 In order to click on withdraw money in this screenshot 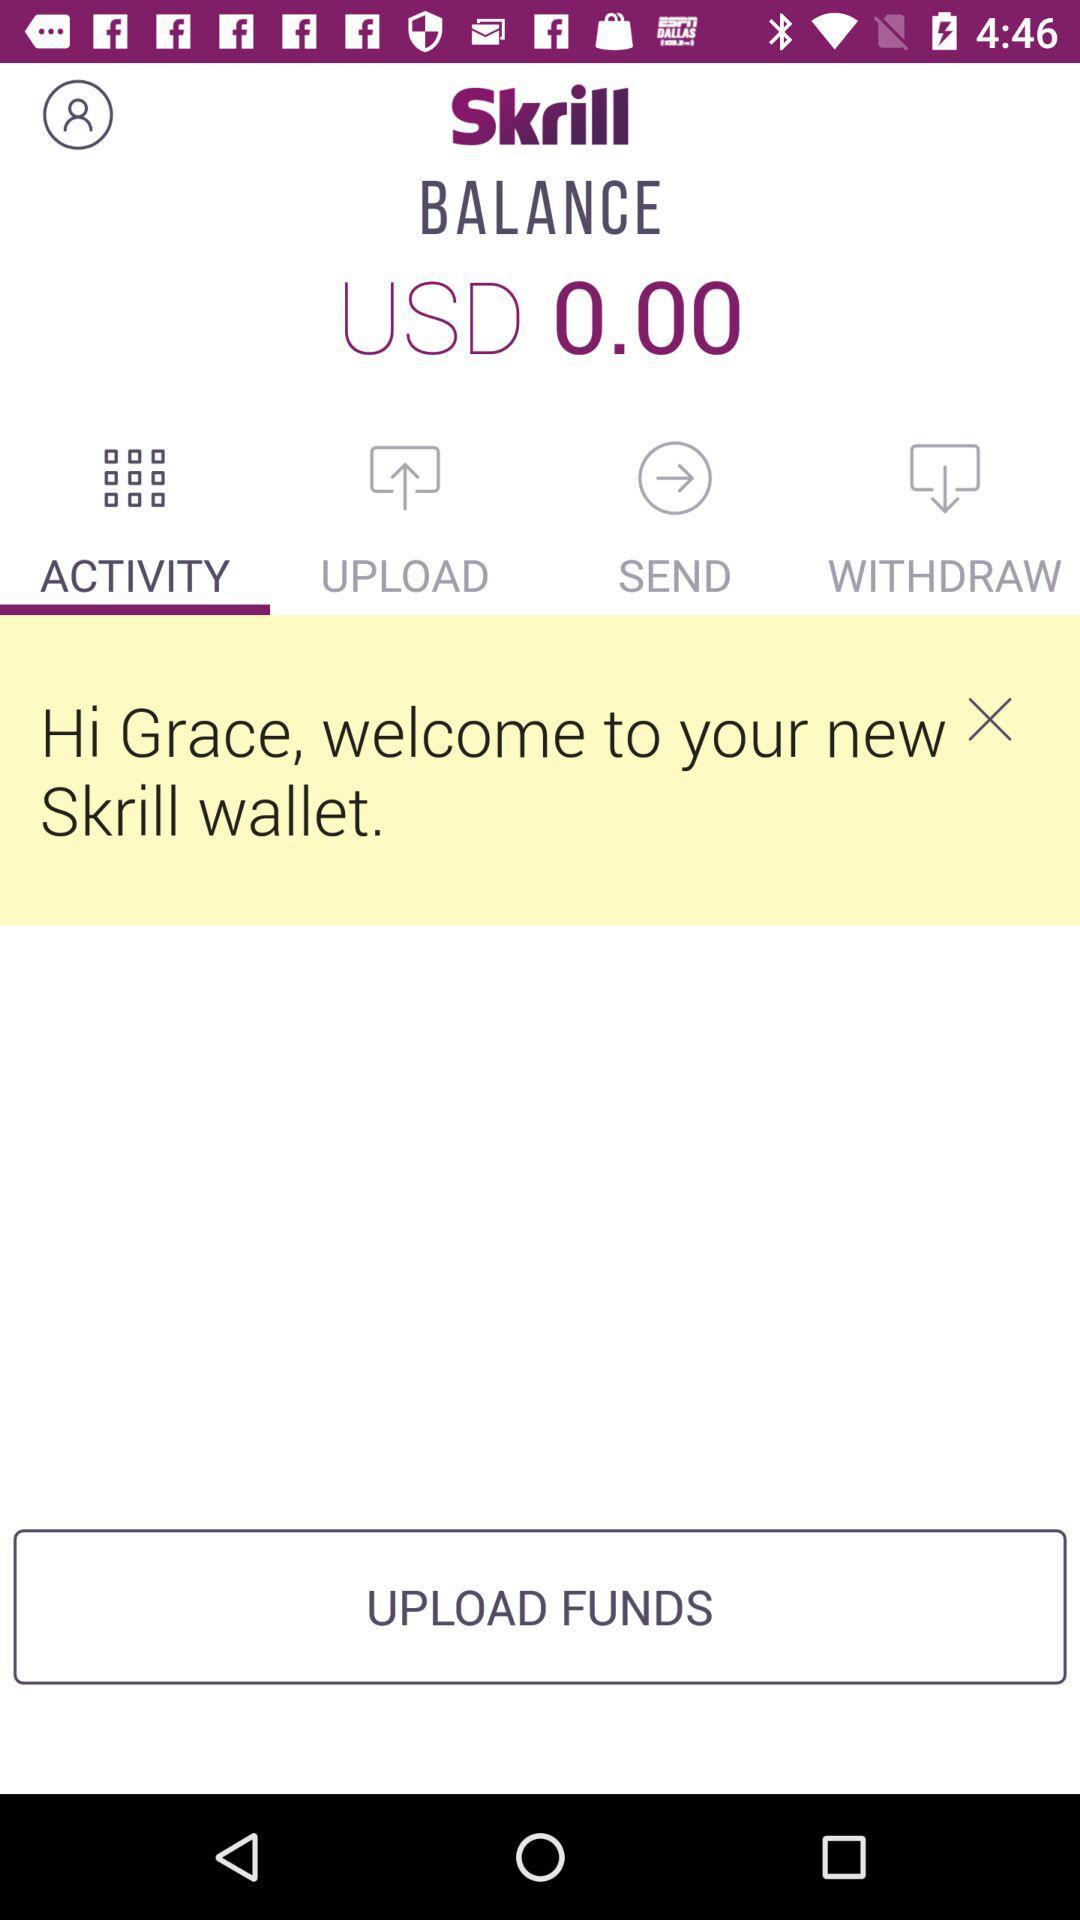, I will do `click(945, 477)`.